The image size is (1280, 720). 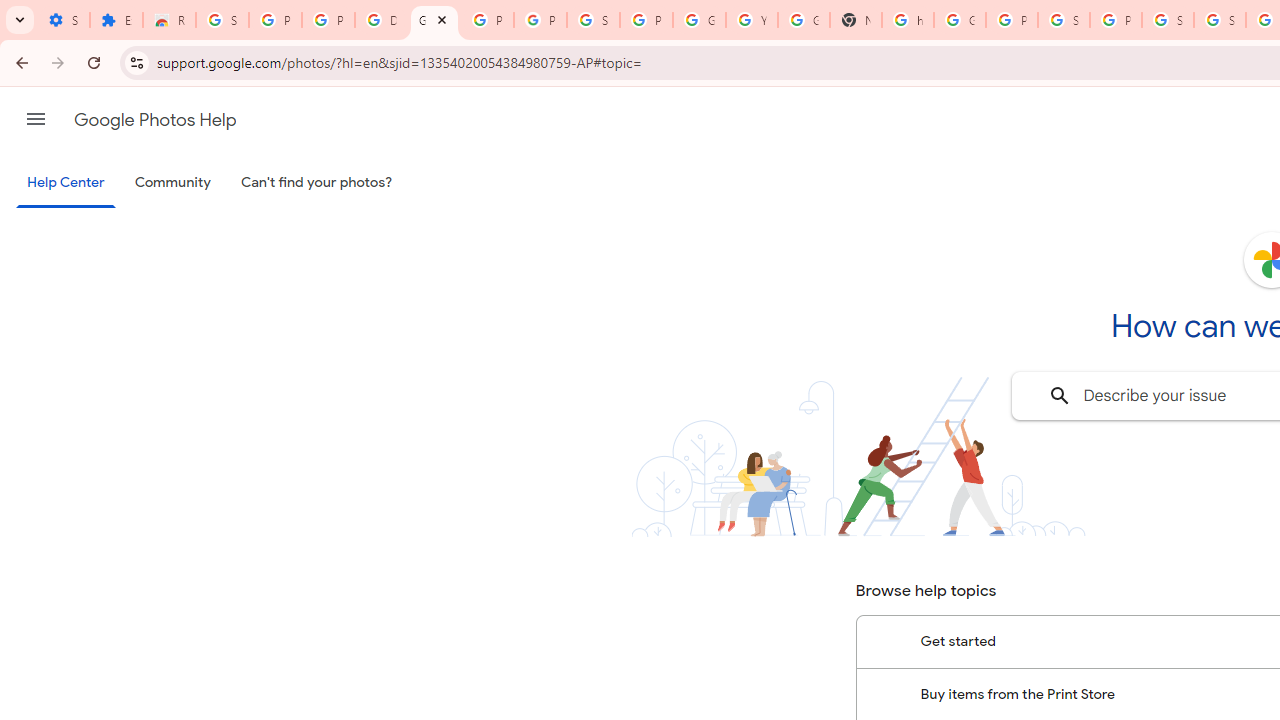 What do you see at coordinates (63, 20) in the screenshot?
I see `'Settings - On startup'` at bounding box center [63, 20].